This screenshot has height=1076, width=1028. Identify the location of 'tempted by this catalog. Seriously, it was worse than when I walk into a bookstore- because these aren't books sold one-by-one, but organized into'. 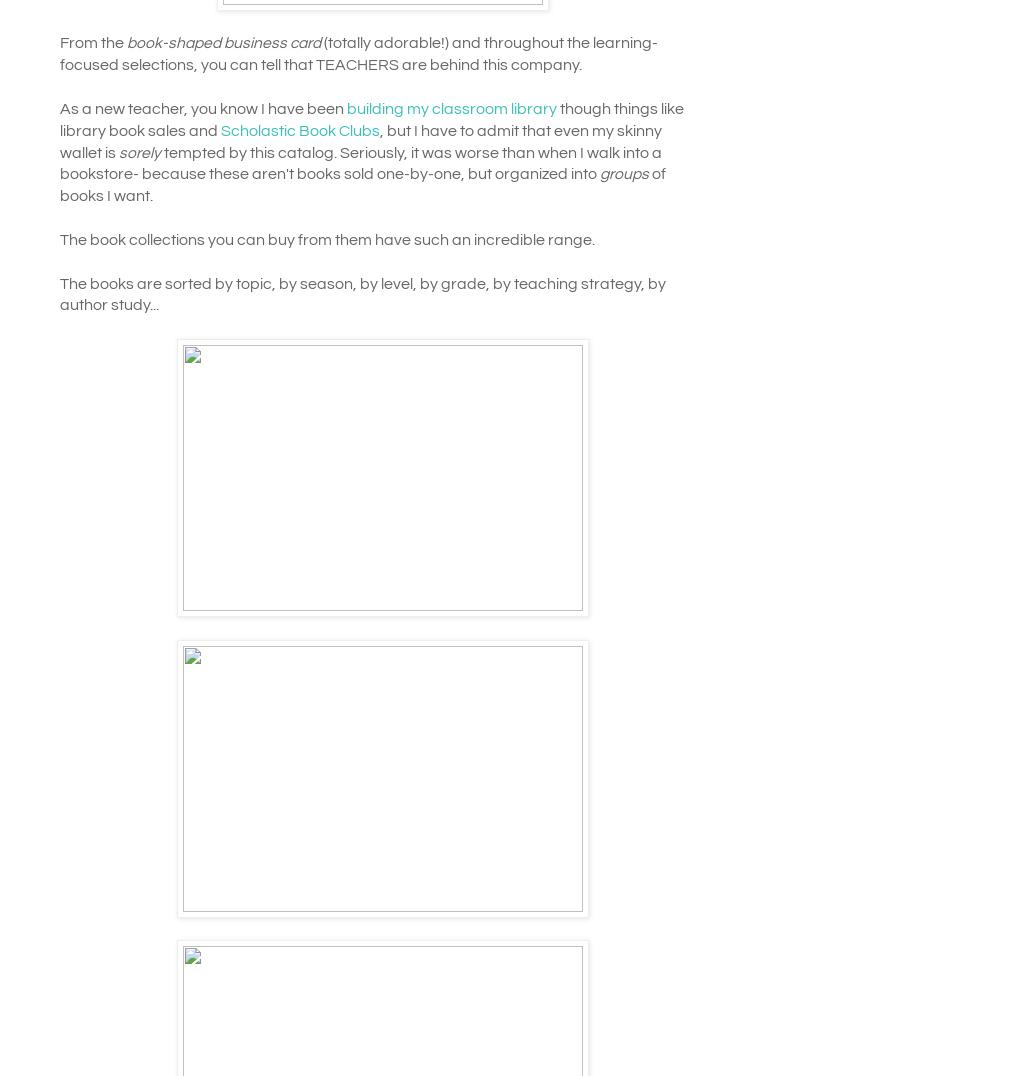
(360, 163).